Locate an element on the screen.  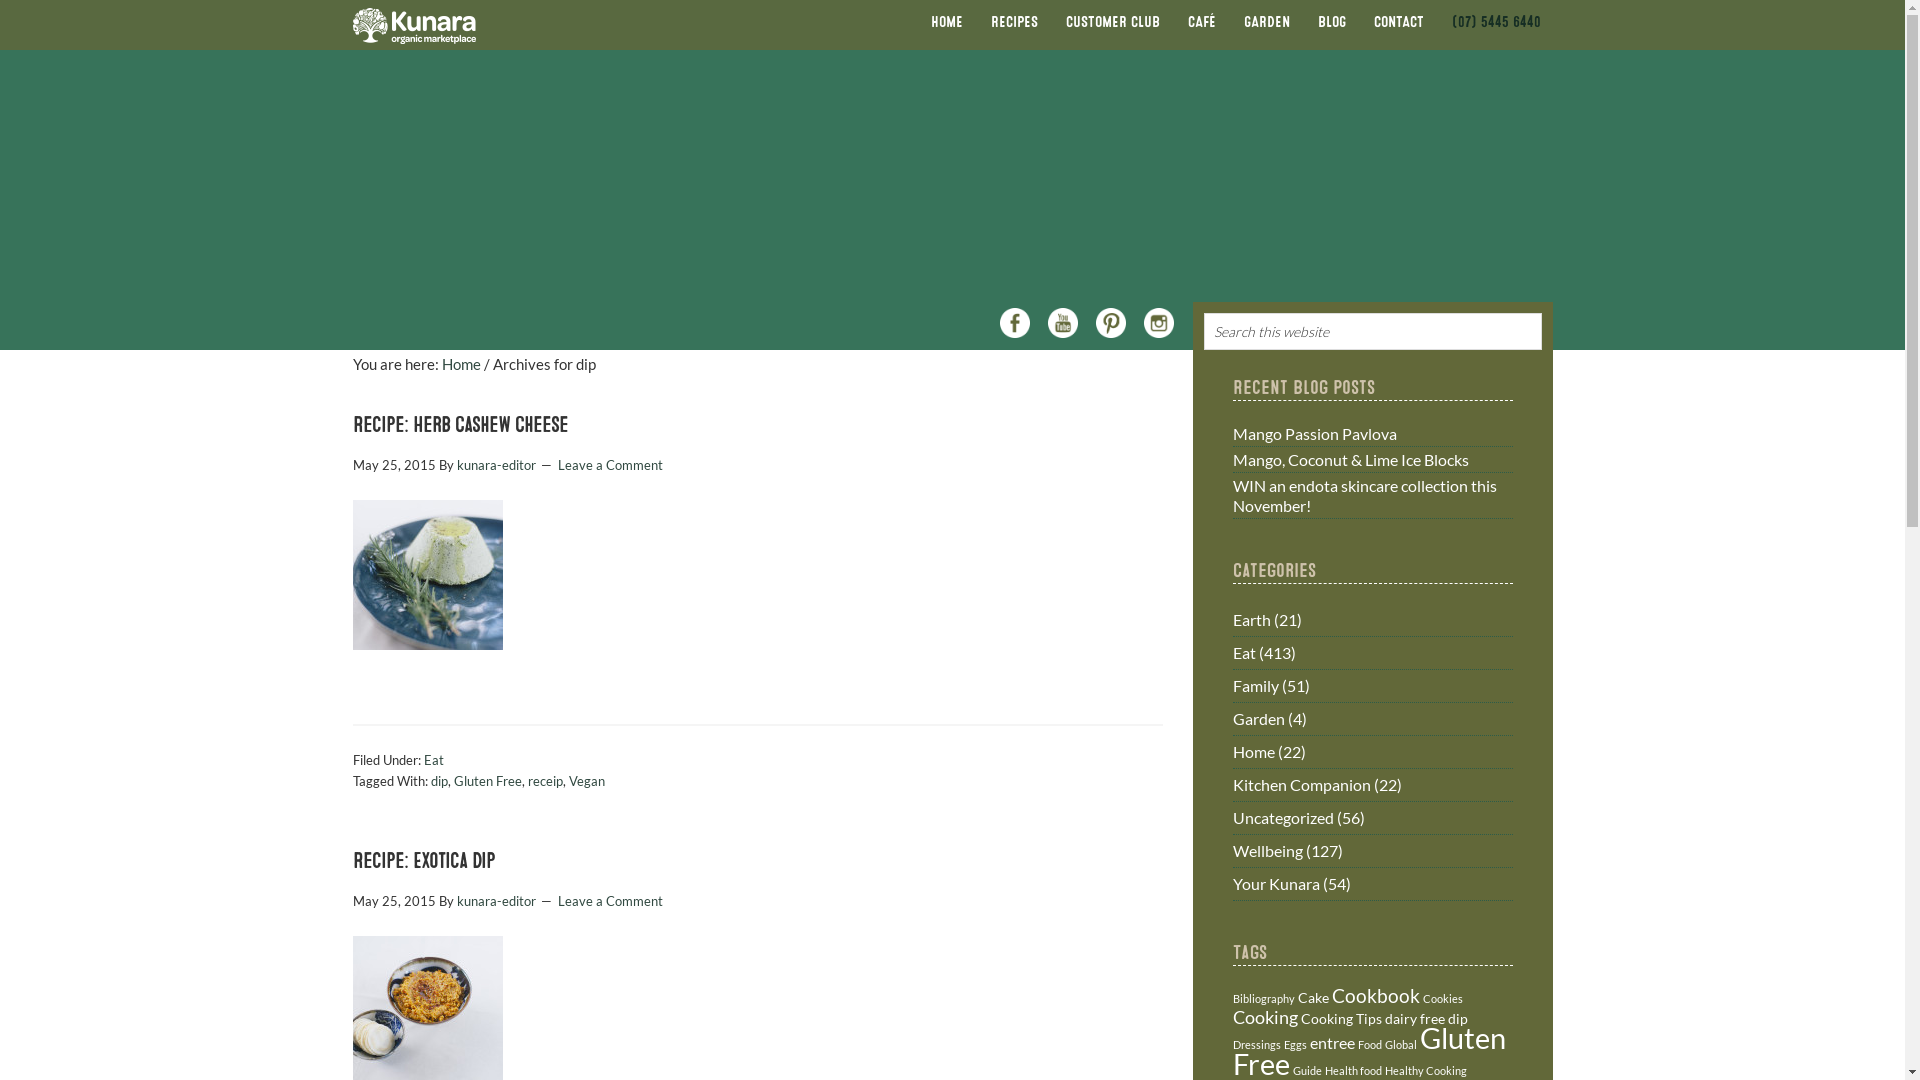
'RECIPES' is located at coordinates (1013, 22).